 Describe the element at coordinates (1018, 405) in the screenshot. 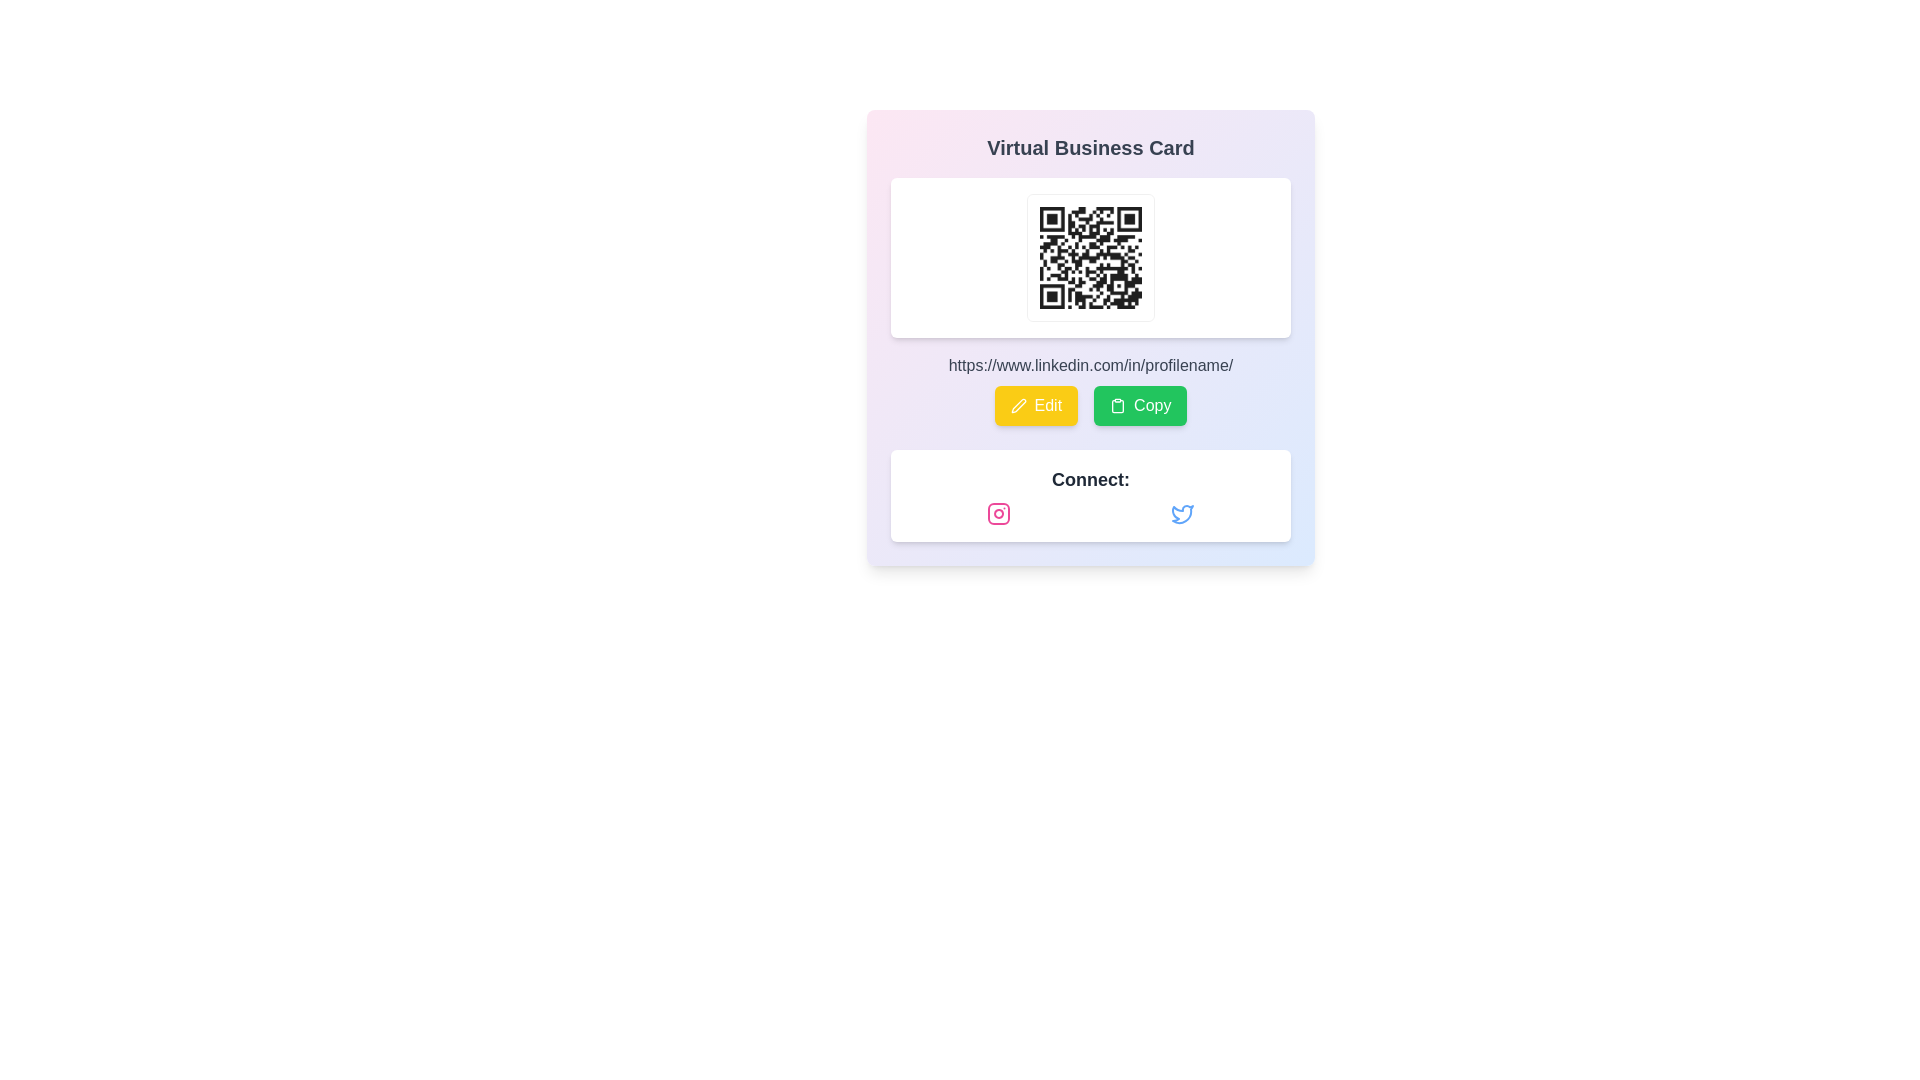

I see `the 'Edit' button icon located to the left within the button, which is centered beneath the QR code and URL text, to initiate an edit action` at that location.